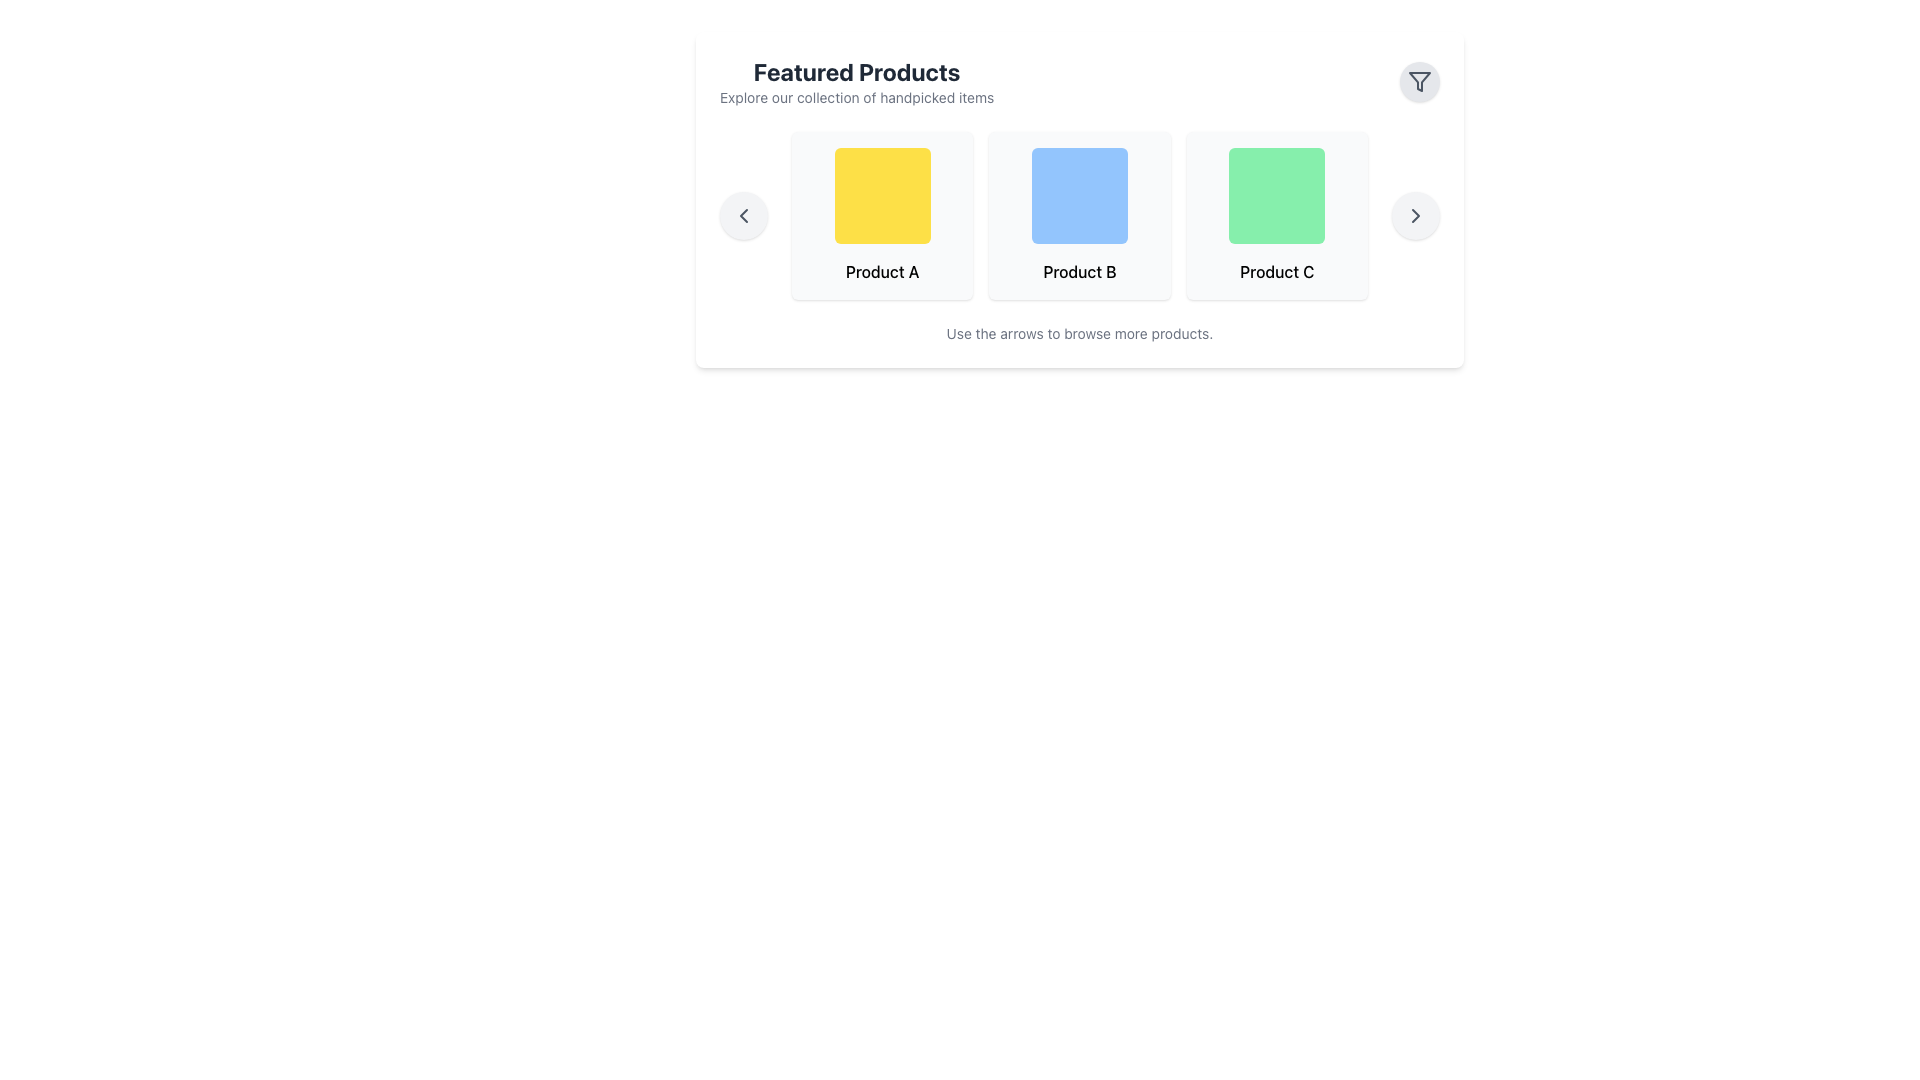  Describe the element at coordinates (1276, 272) in the screenshot. I see `the text label that identifies 'Product C', located in the lower part of the card layout below the green box representing 'Product C'` at that location.